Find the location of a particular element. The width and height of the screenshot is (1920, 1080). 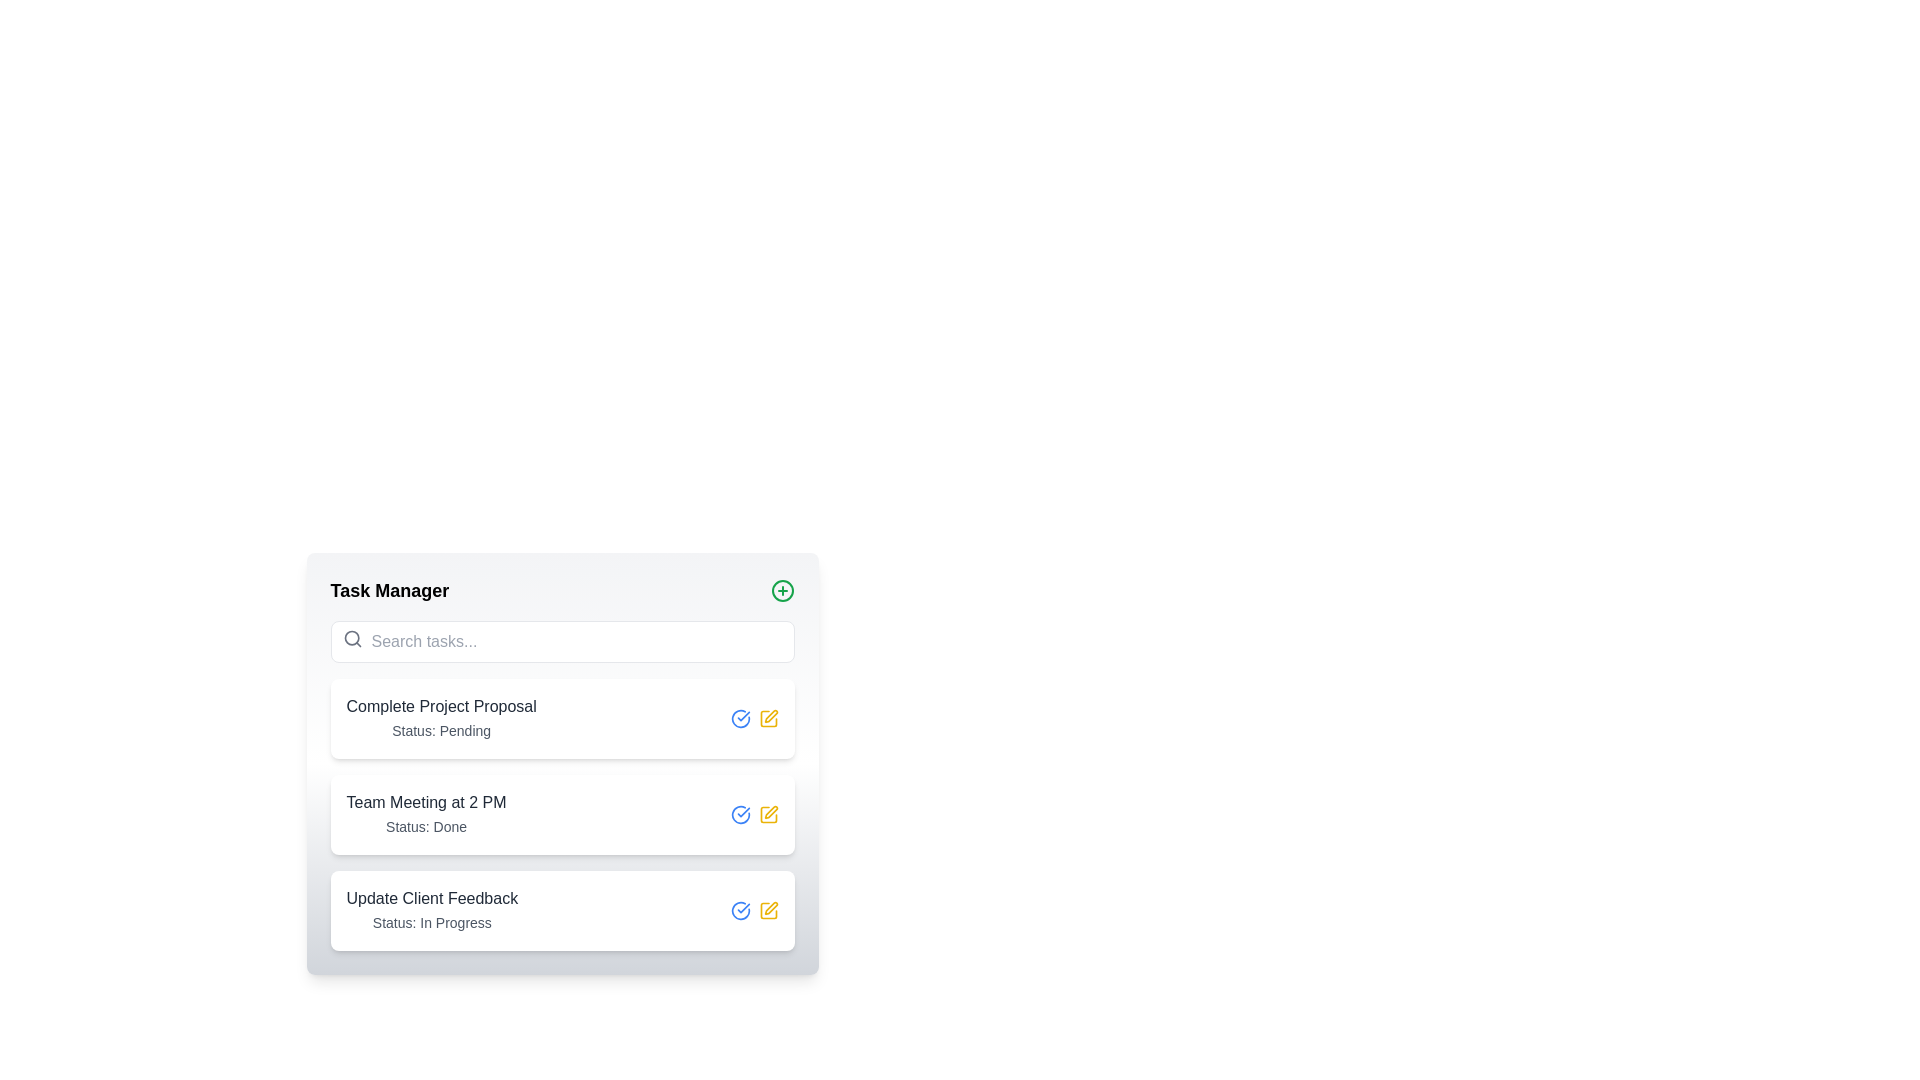

the icon button on the right side of the task entry labeled 'Complete Project Proposal' is located at coordinates (767, 717).